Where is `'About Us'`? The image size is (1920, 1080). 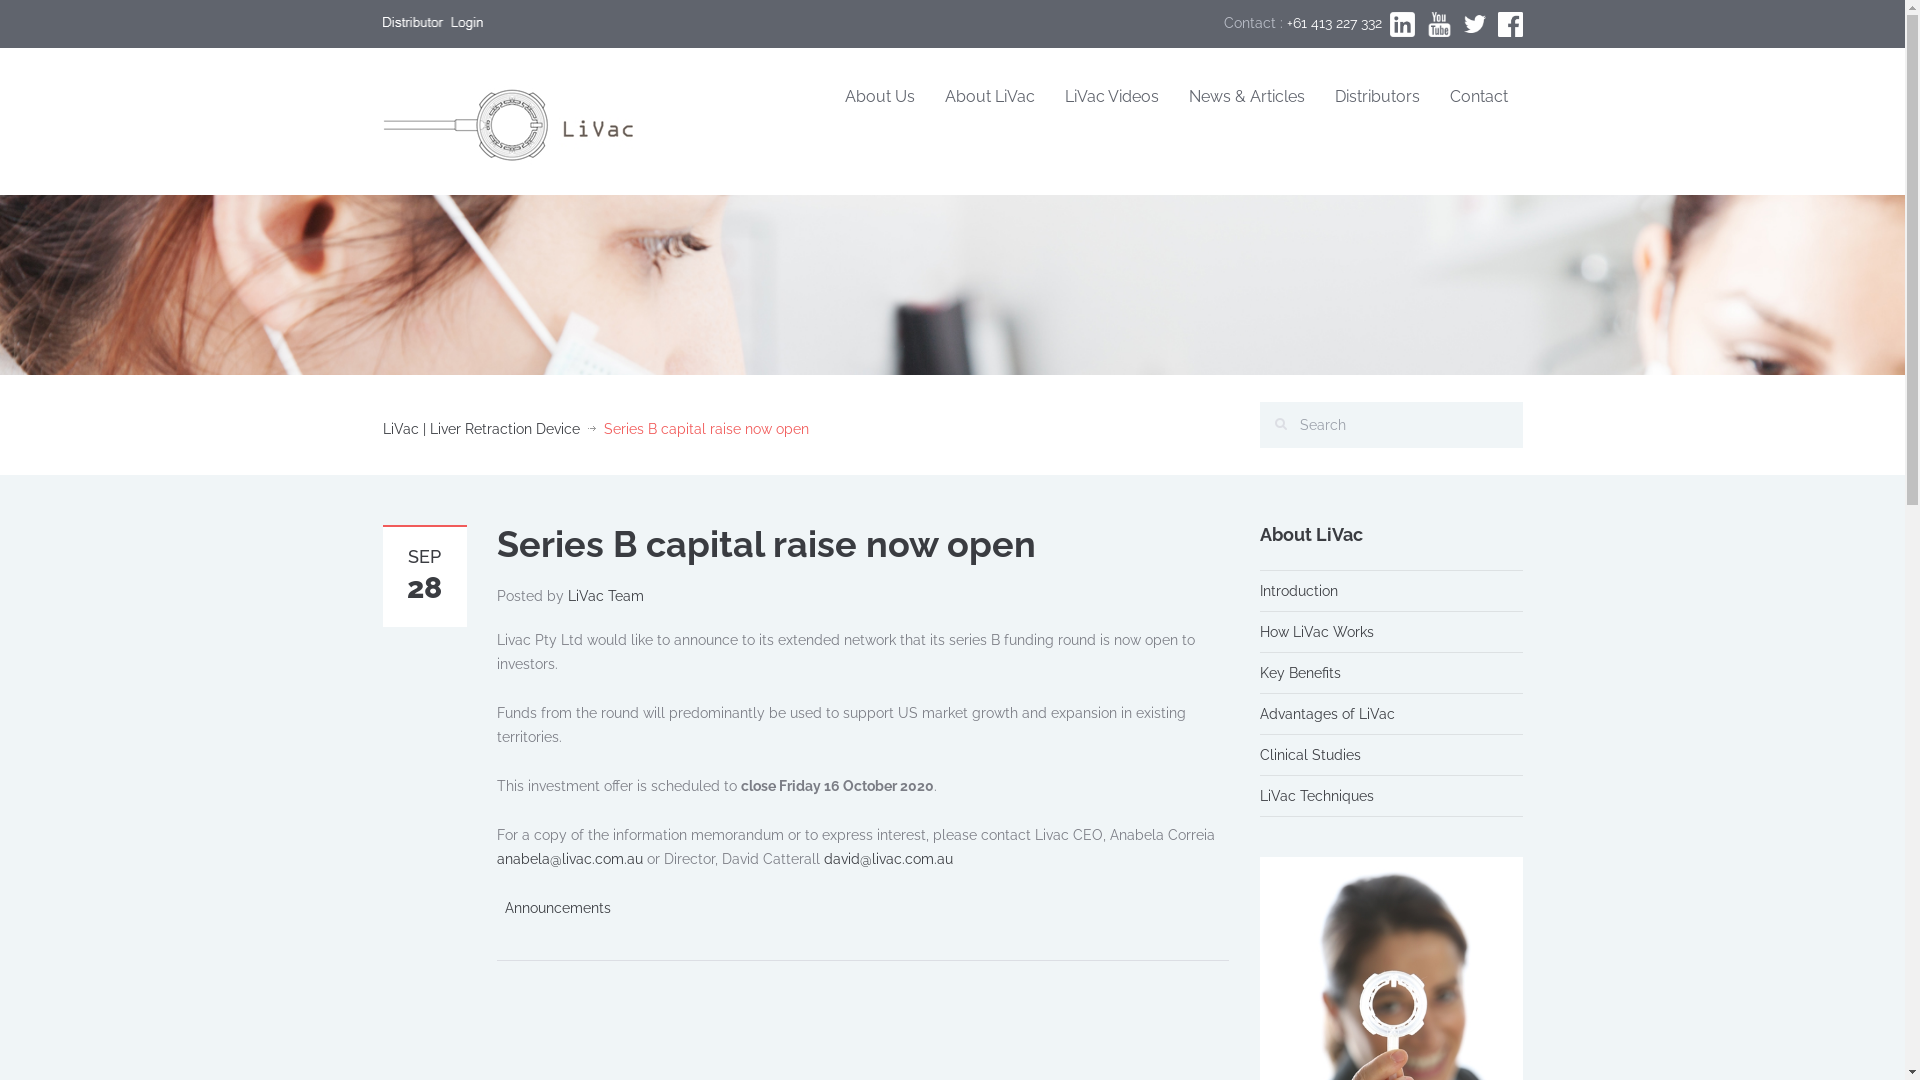
'About Us' is located at coordinates (879, 97).